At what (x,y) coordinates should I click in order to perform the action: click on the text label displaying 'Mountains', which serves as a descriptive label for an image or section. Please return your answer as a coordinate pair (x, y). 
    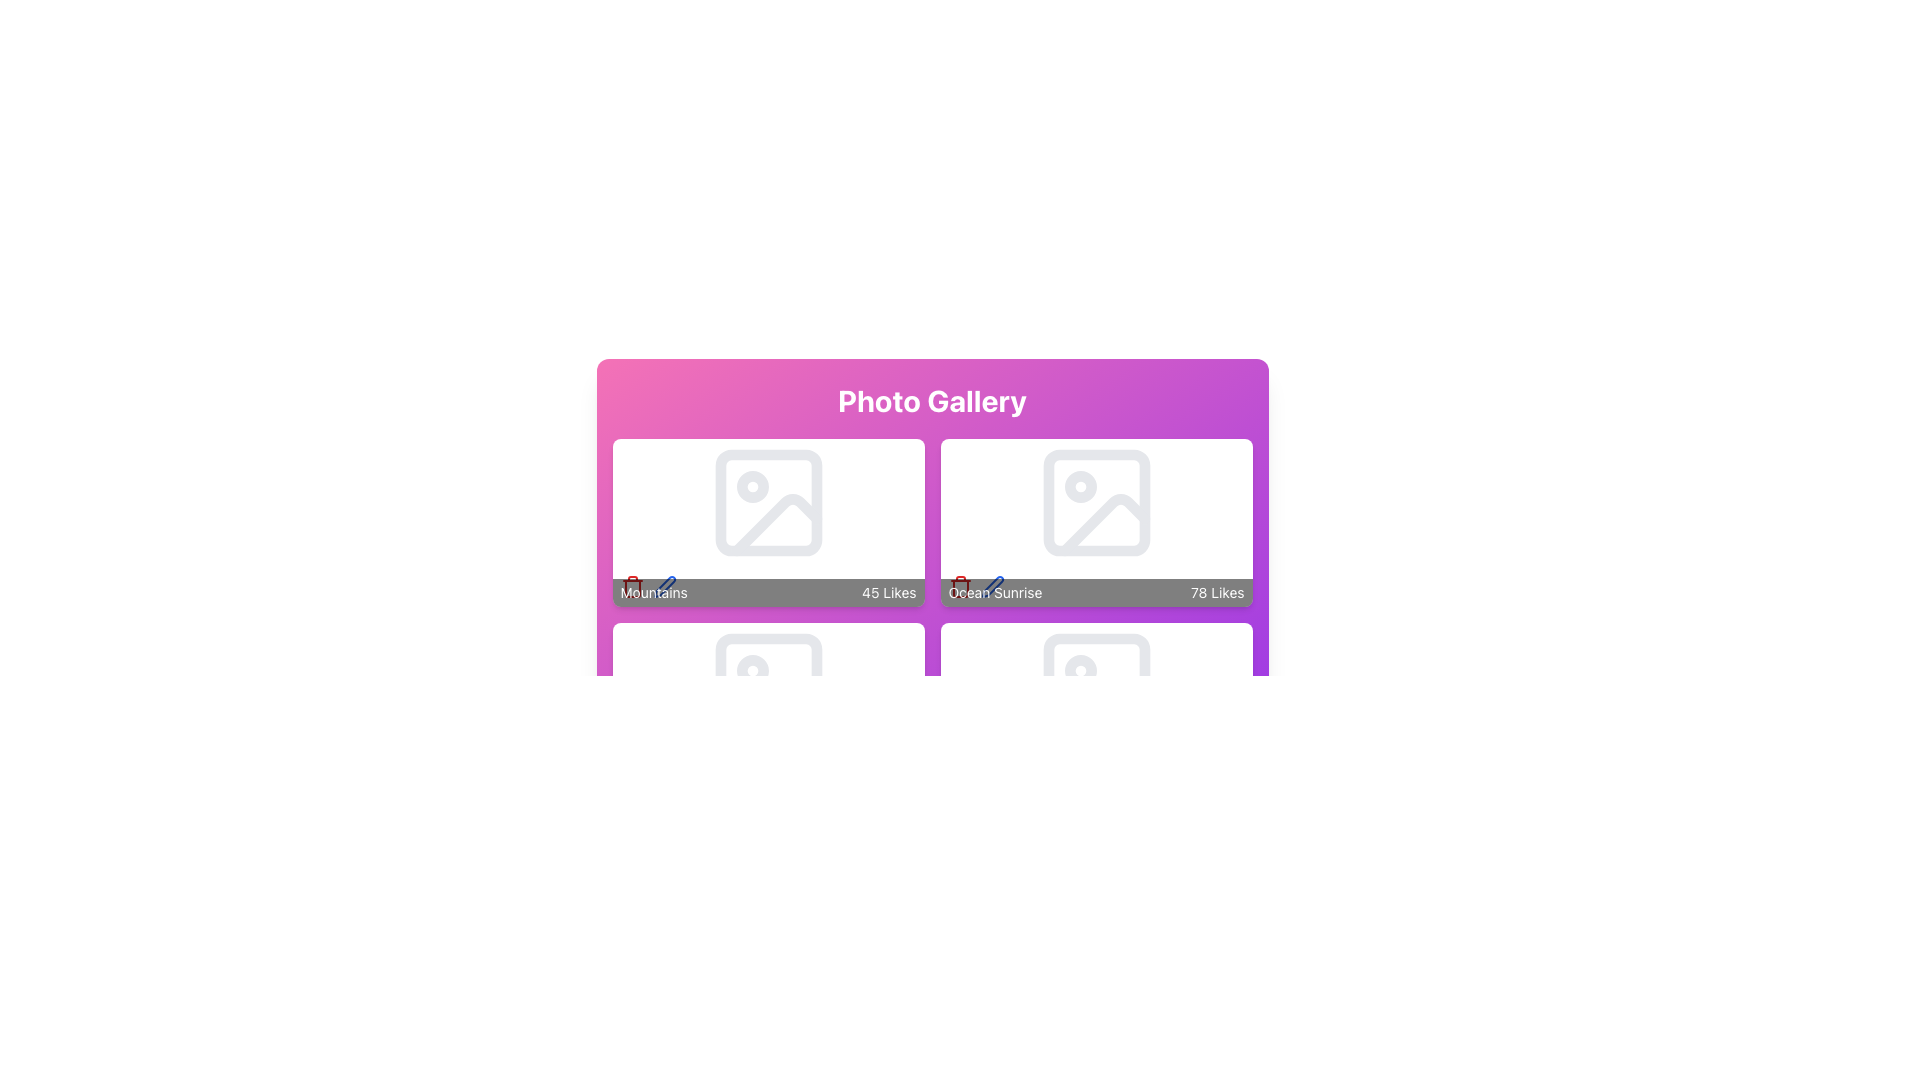
    Looking at the image, I should click on (654, 592).